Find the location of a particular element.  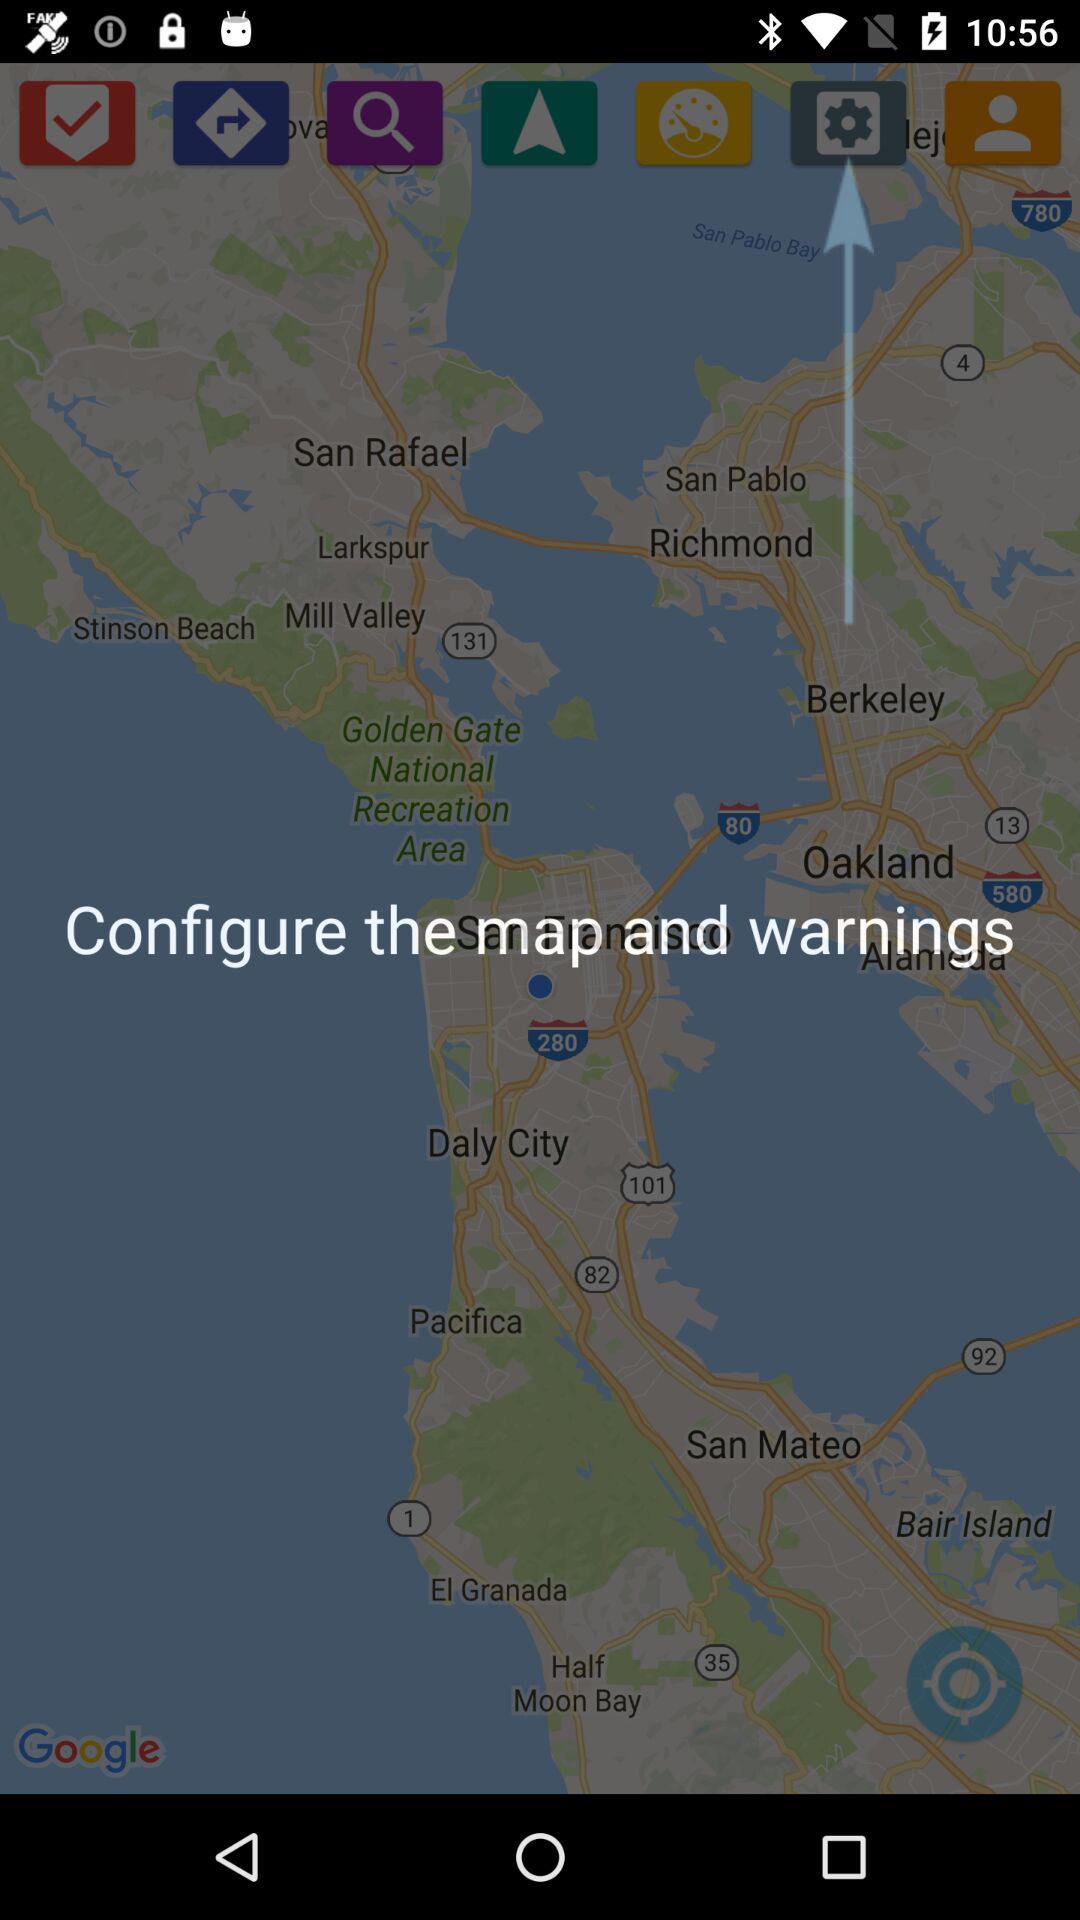

map is located at coordinates (963, 1693).